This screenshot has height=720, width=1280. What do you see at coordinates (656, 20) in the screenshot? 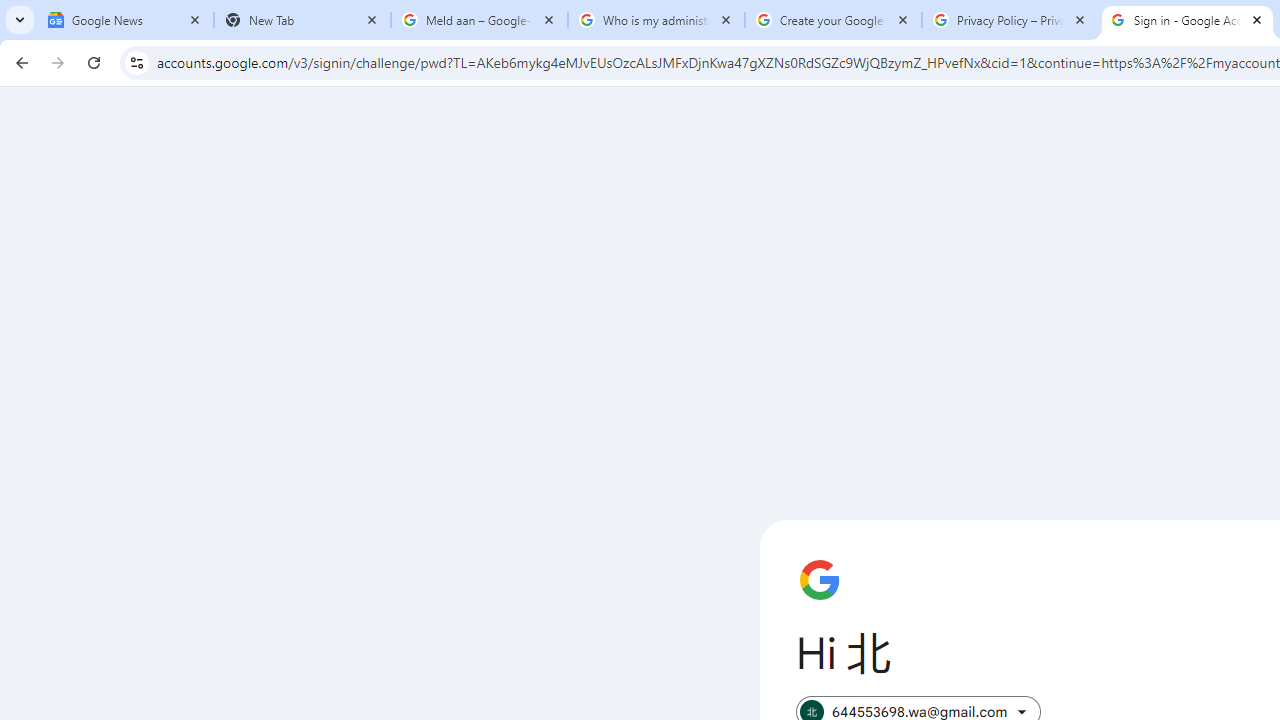
I see `'Who is my administrator? - Google Account Help'` at bounding box center [656, 20].